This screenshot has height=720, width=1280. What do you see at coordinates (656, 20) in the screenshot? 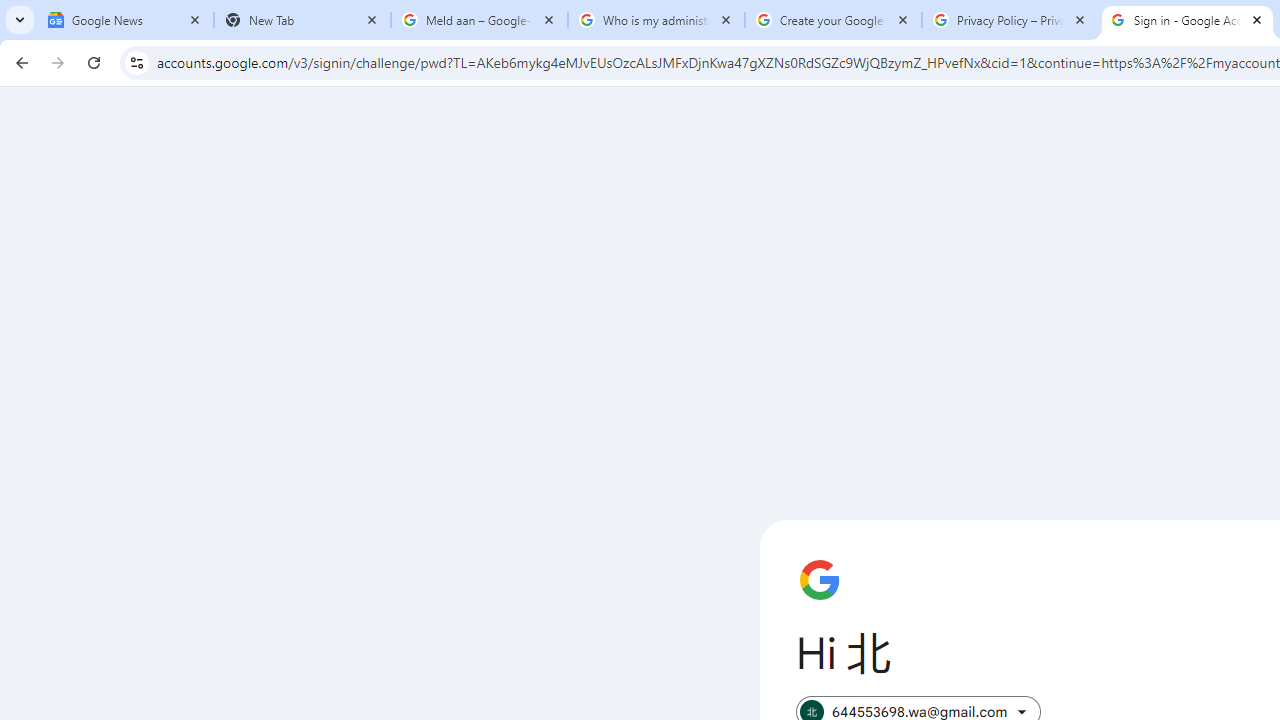
I see `'Who is my administrator? - Google Account Help'` at bounding box center [656, 20].